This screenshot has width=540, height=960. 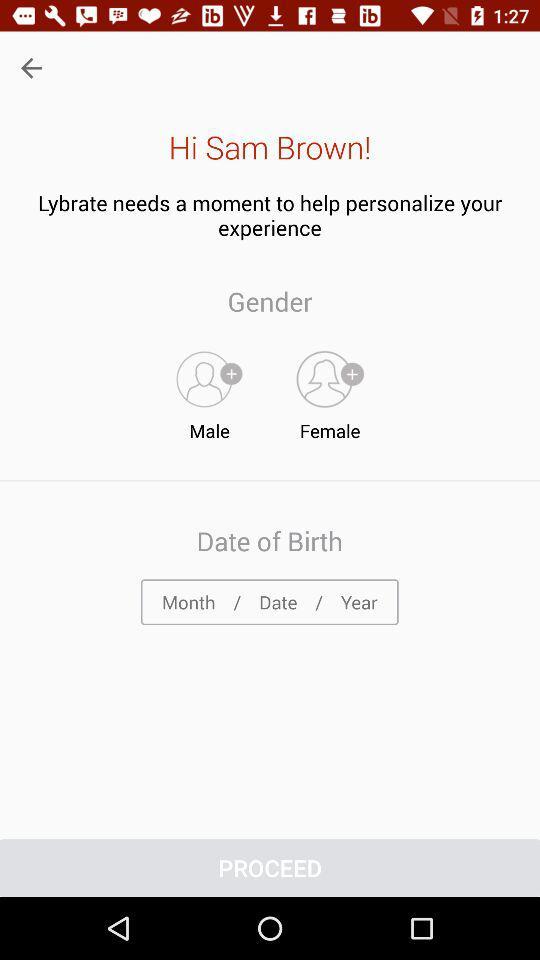 I want to click on item below date of birth item, so click(x=269, y=601).